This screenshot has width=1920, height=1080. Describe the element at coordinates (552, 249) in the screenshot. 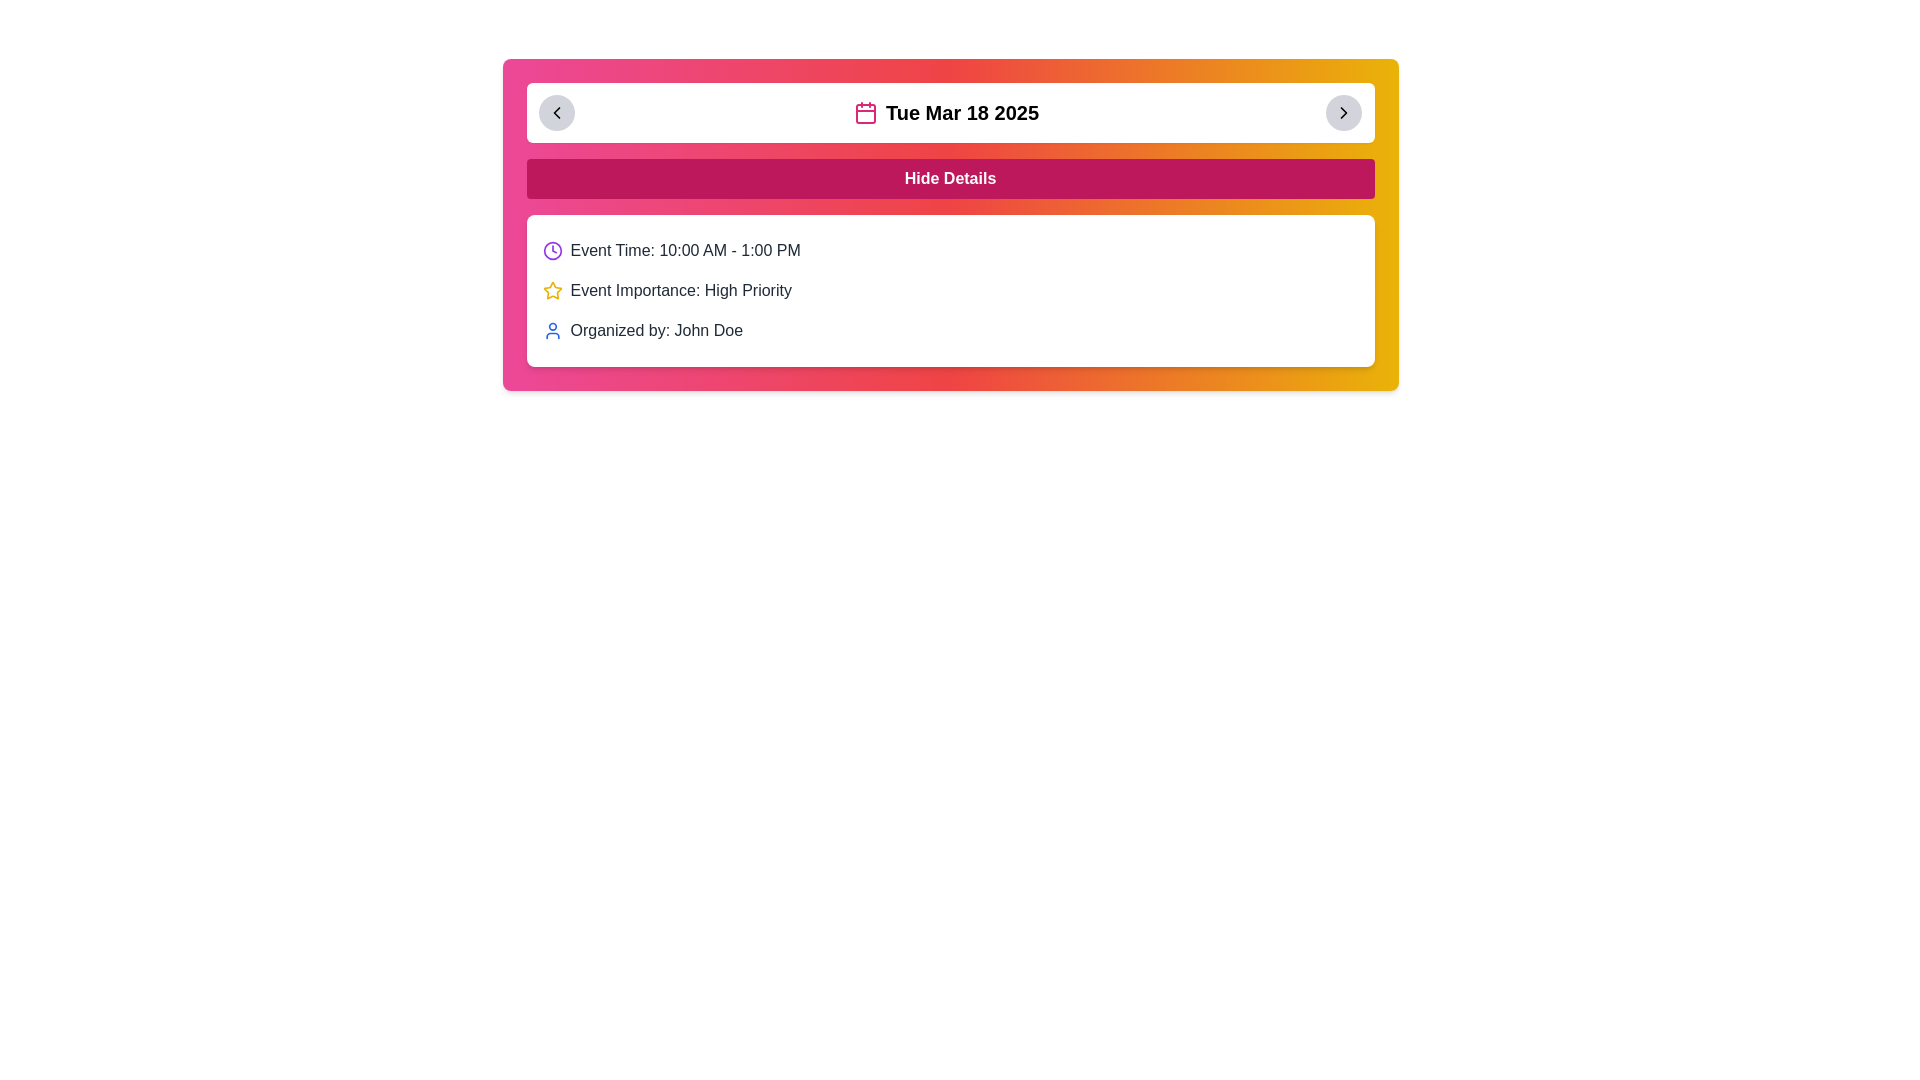

I see `the decorative SVG circle element of the 'Event Time' icon, located at the beginning of the text 'Event Time: 10:00 AM - 1:00 PM'` at that location.